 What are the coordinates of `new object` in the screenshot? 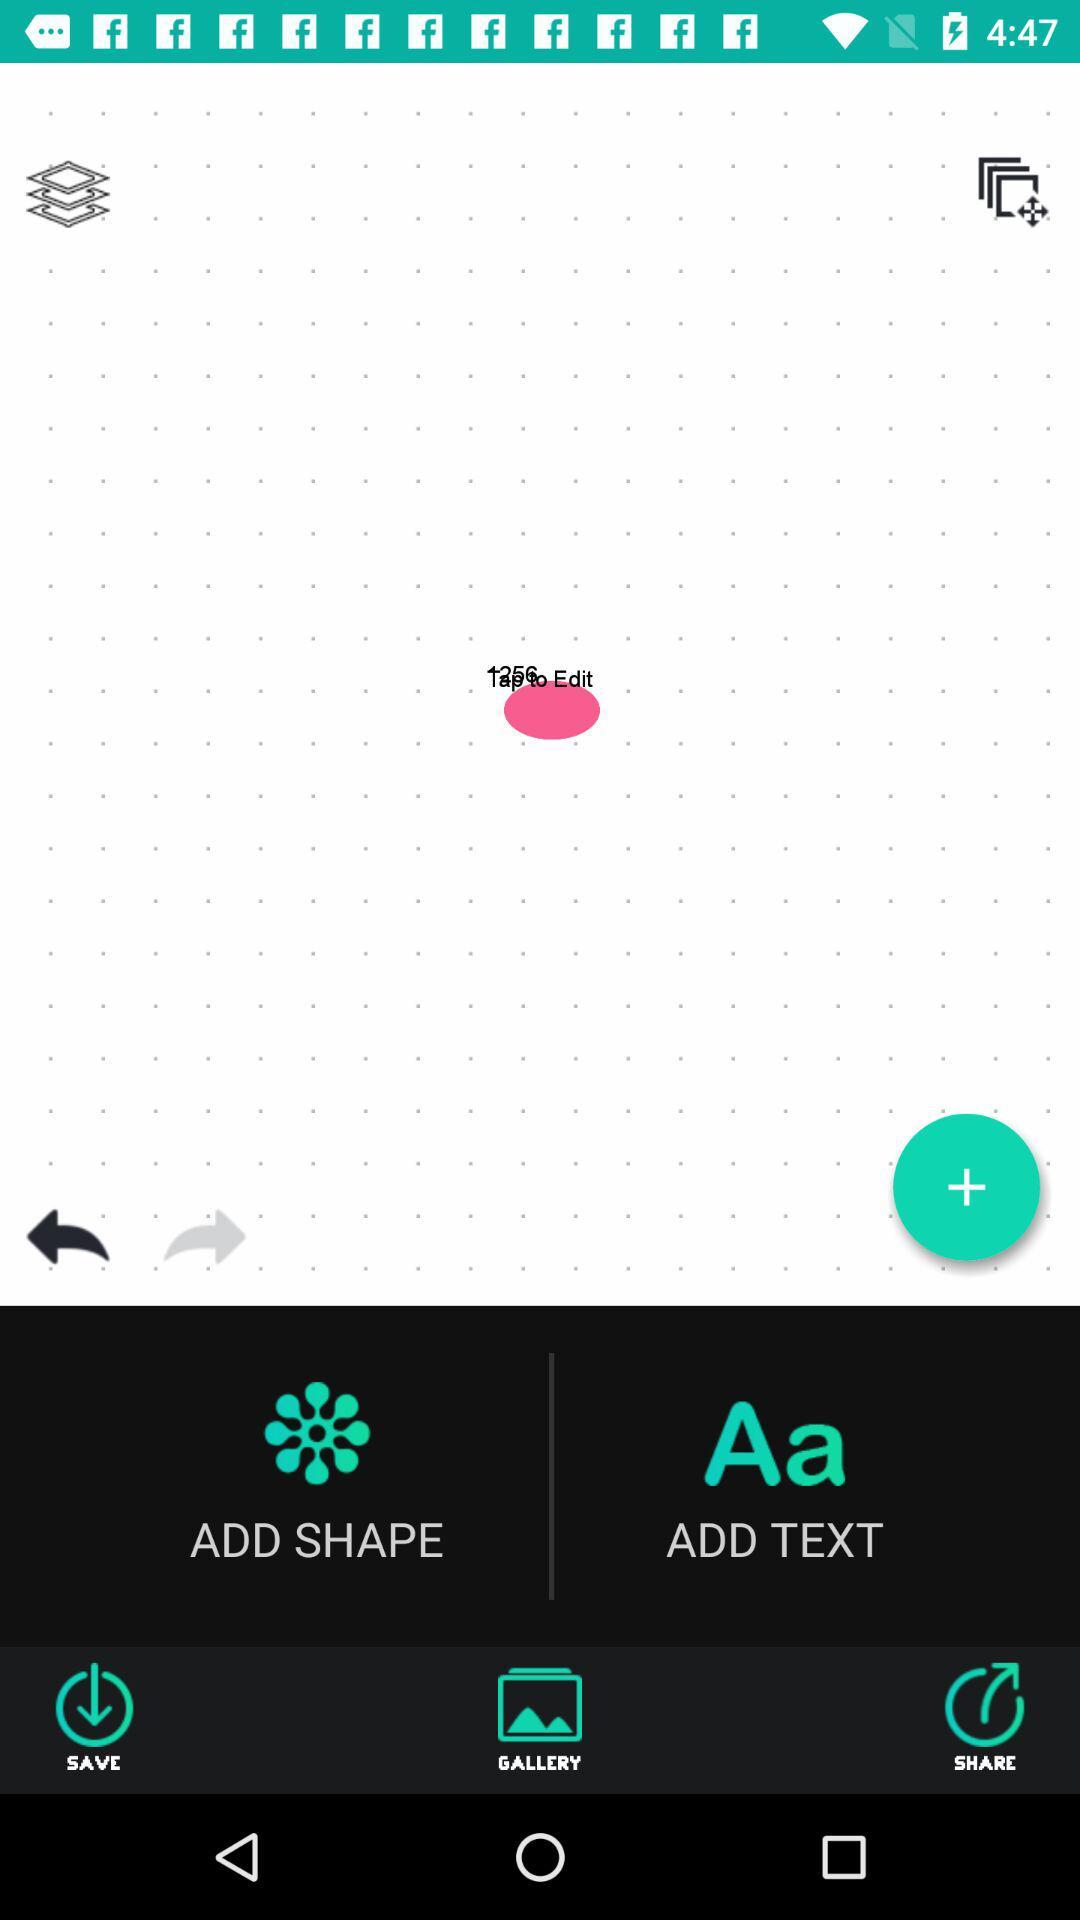 It's located at (965, 1187).